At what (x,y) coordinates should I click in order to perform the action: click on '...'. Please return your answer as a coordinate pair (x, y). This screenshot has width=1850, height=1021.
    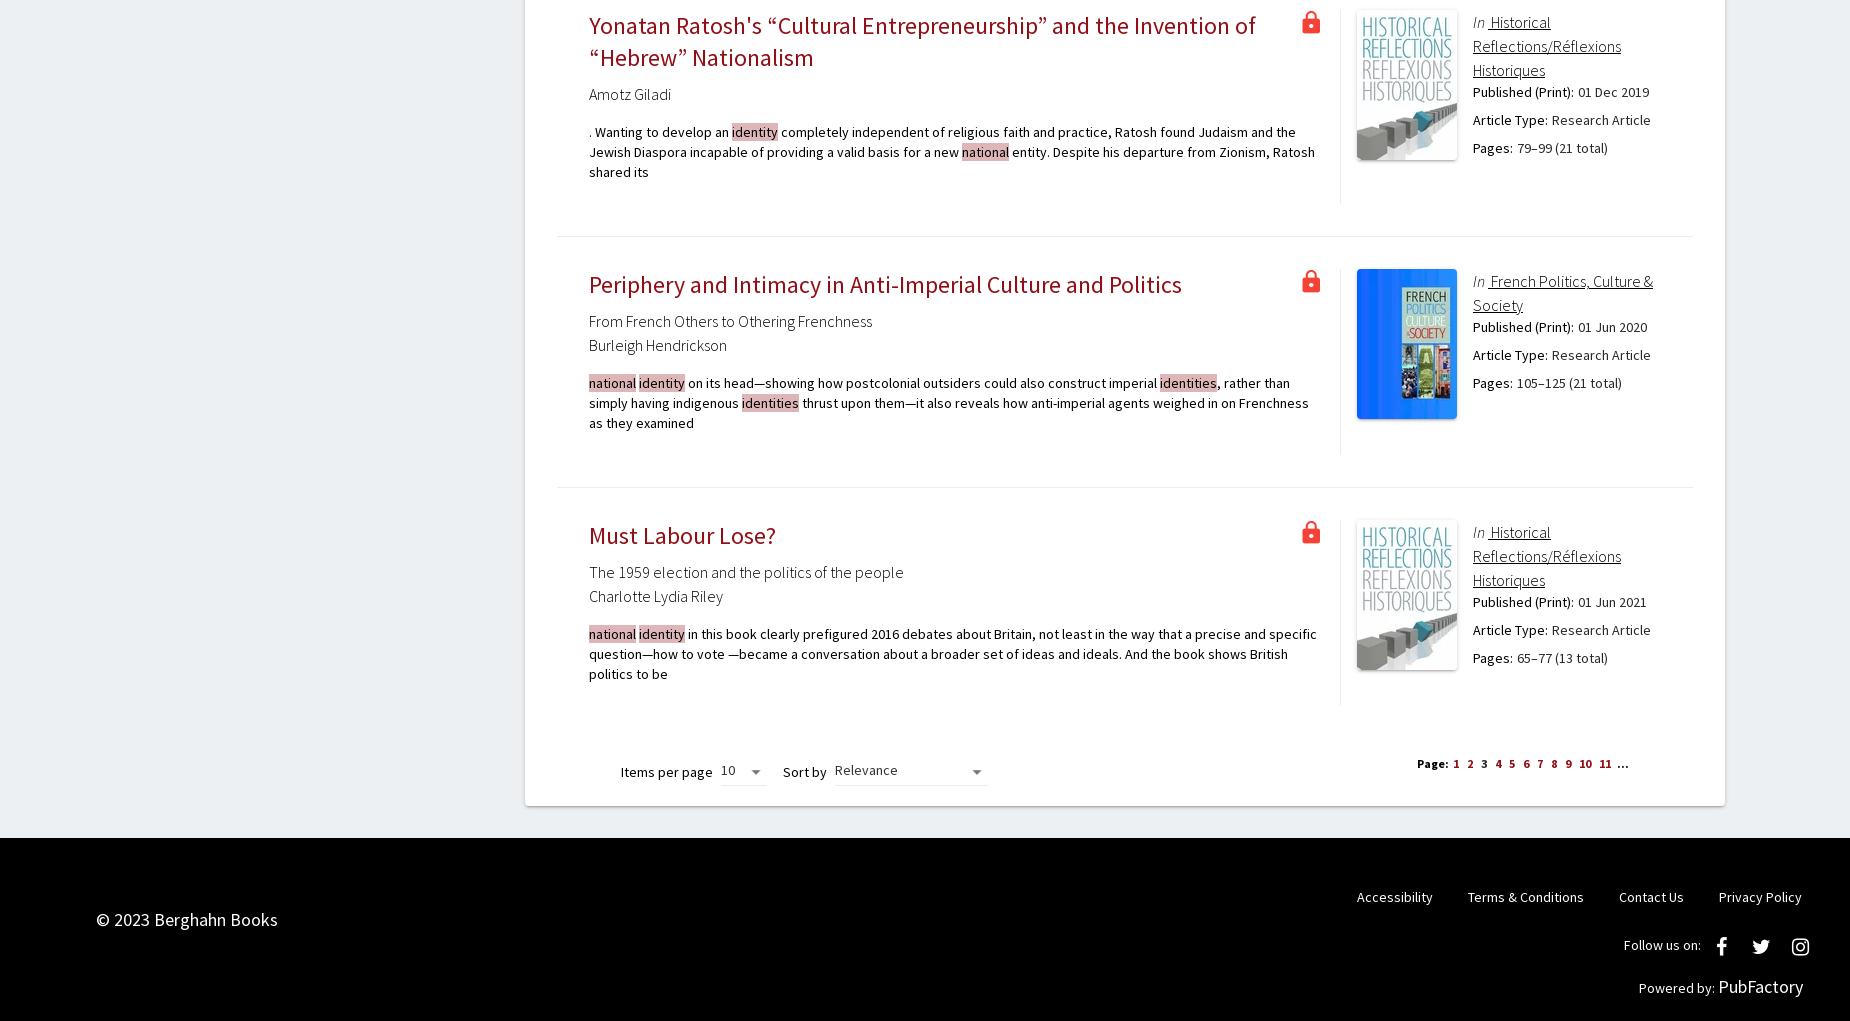
    Looking at the image, I should click on (1615, 763).